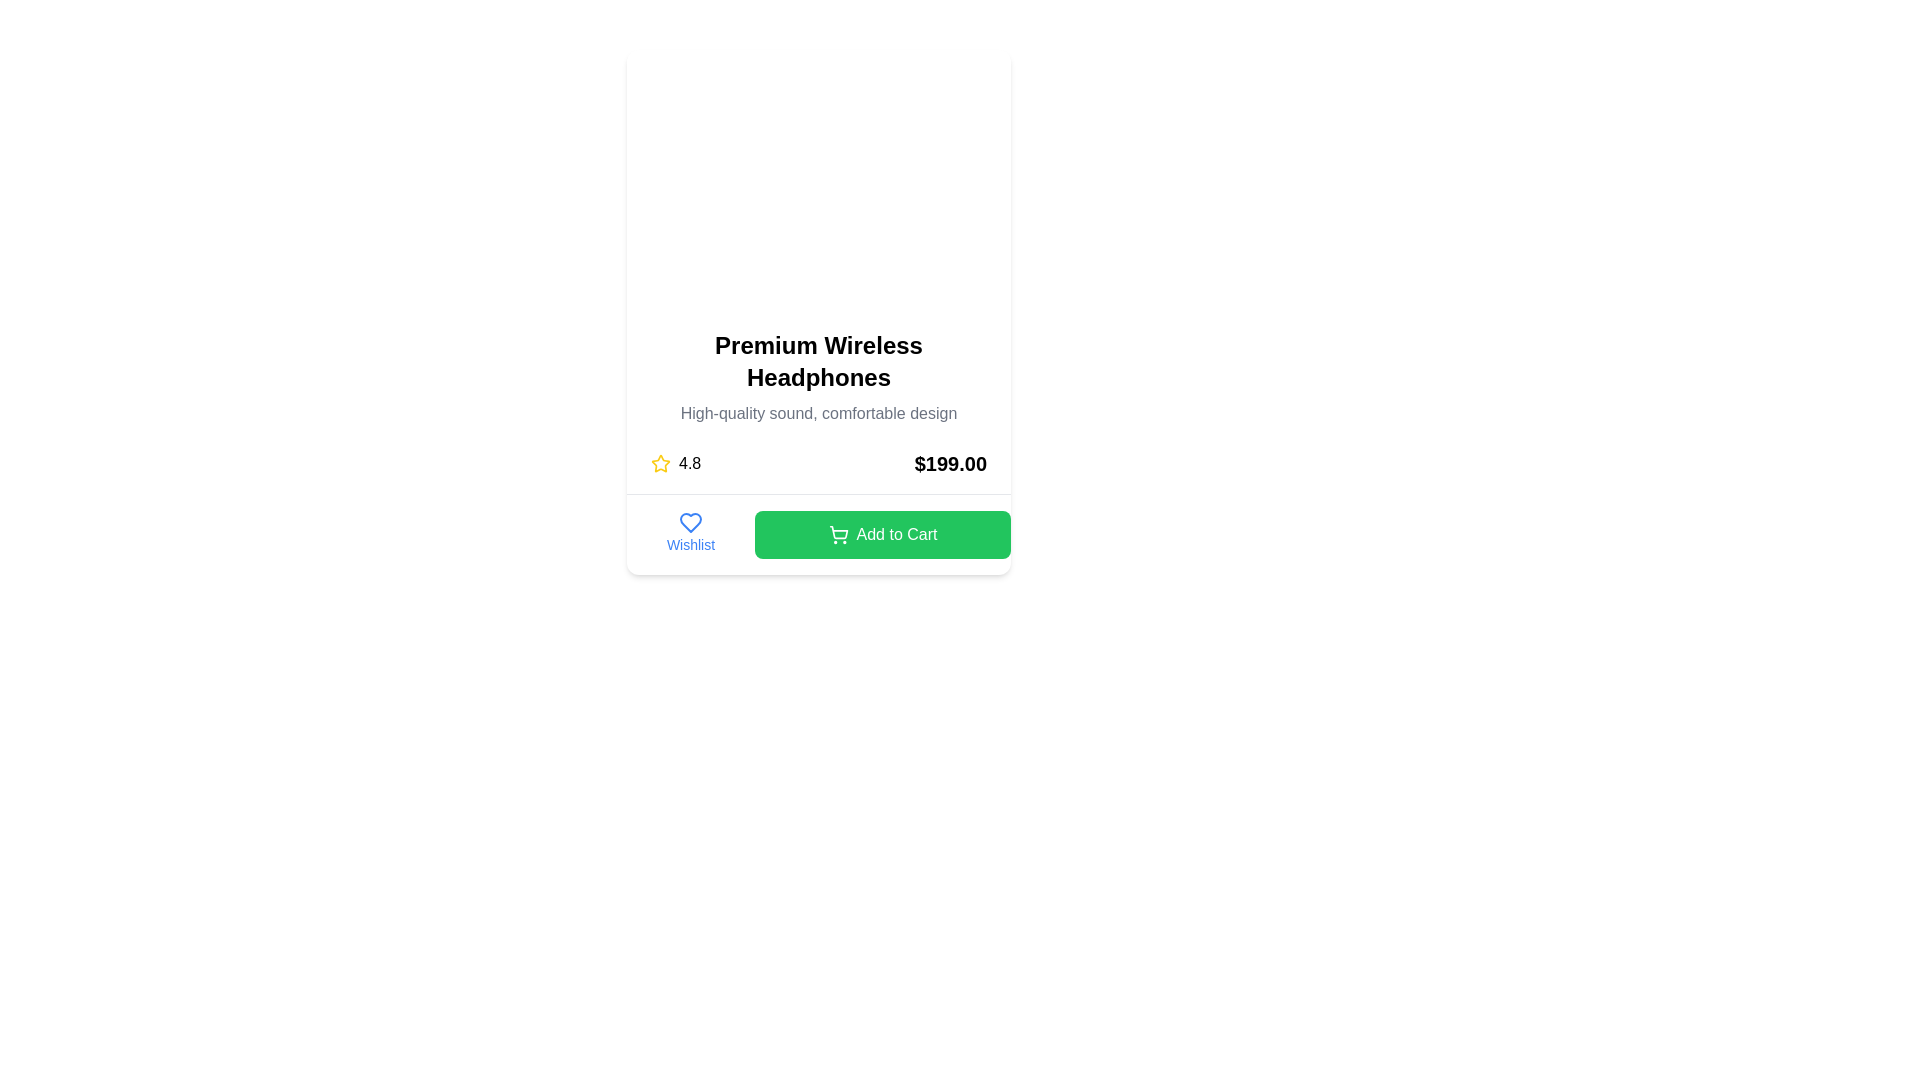  I want to click on the Control group at the bottom of the card containing the 'Wishlist' link and the 'Add to Cart' button, so click(819, 533).